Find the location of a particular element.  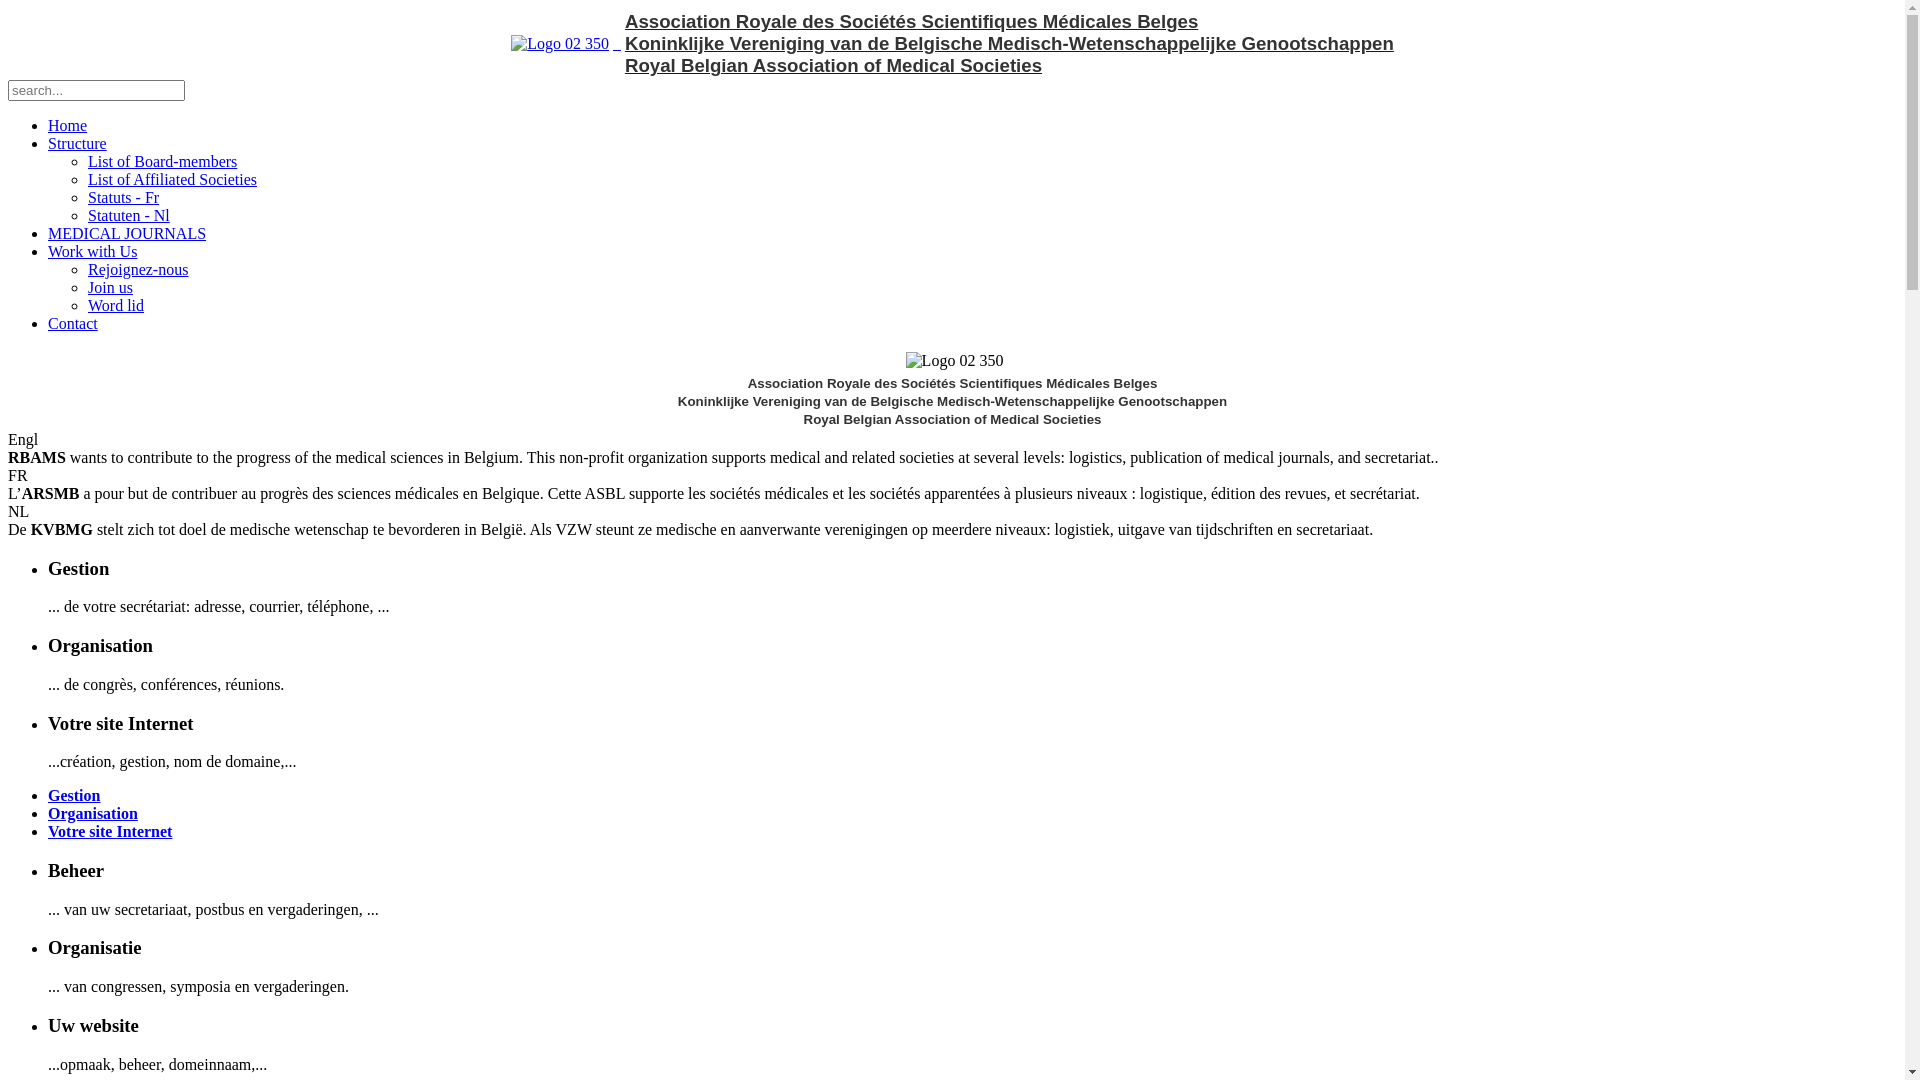

'Statuten - Nl' is located at coordinates (128, 215).